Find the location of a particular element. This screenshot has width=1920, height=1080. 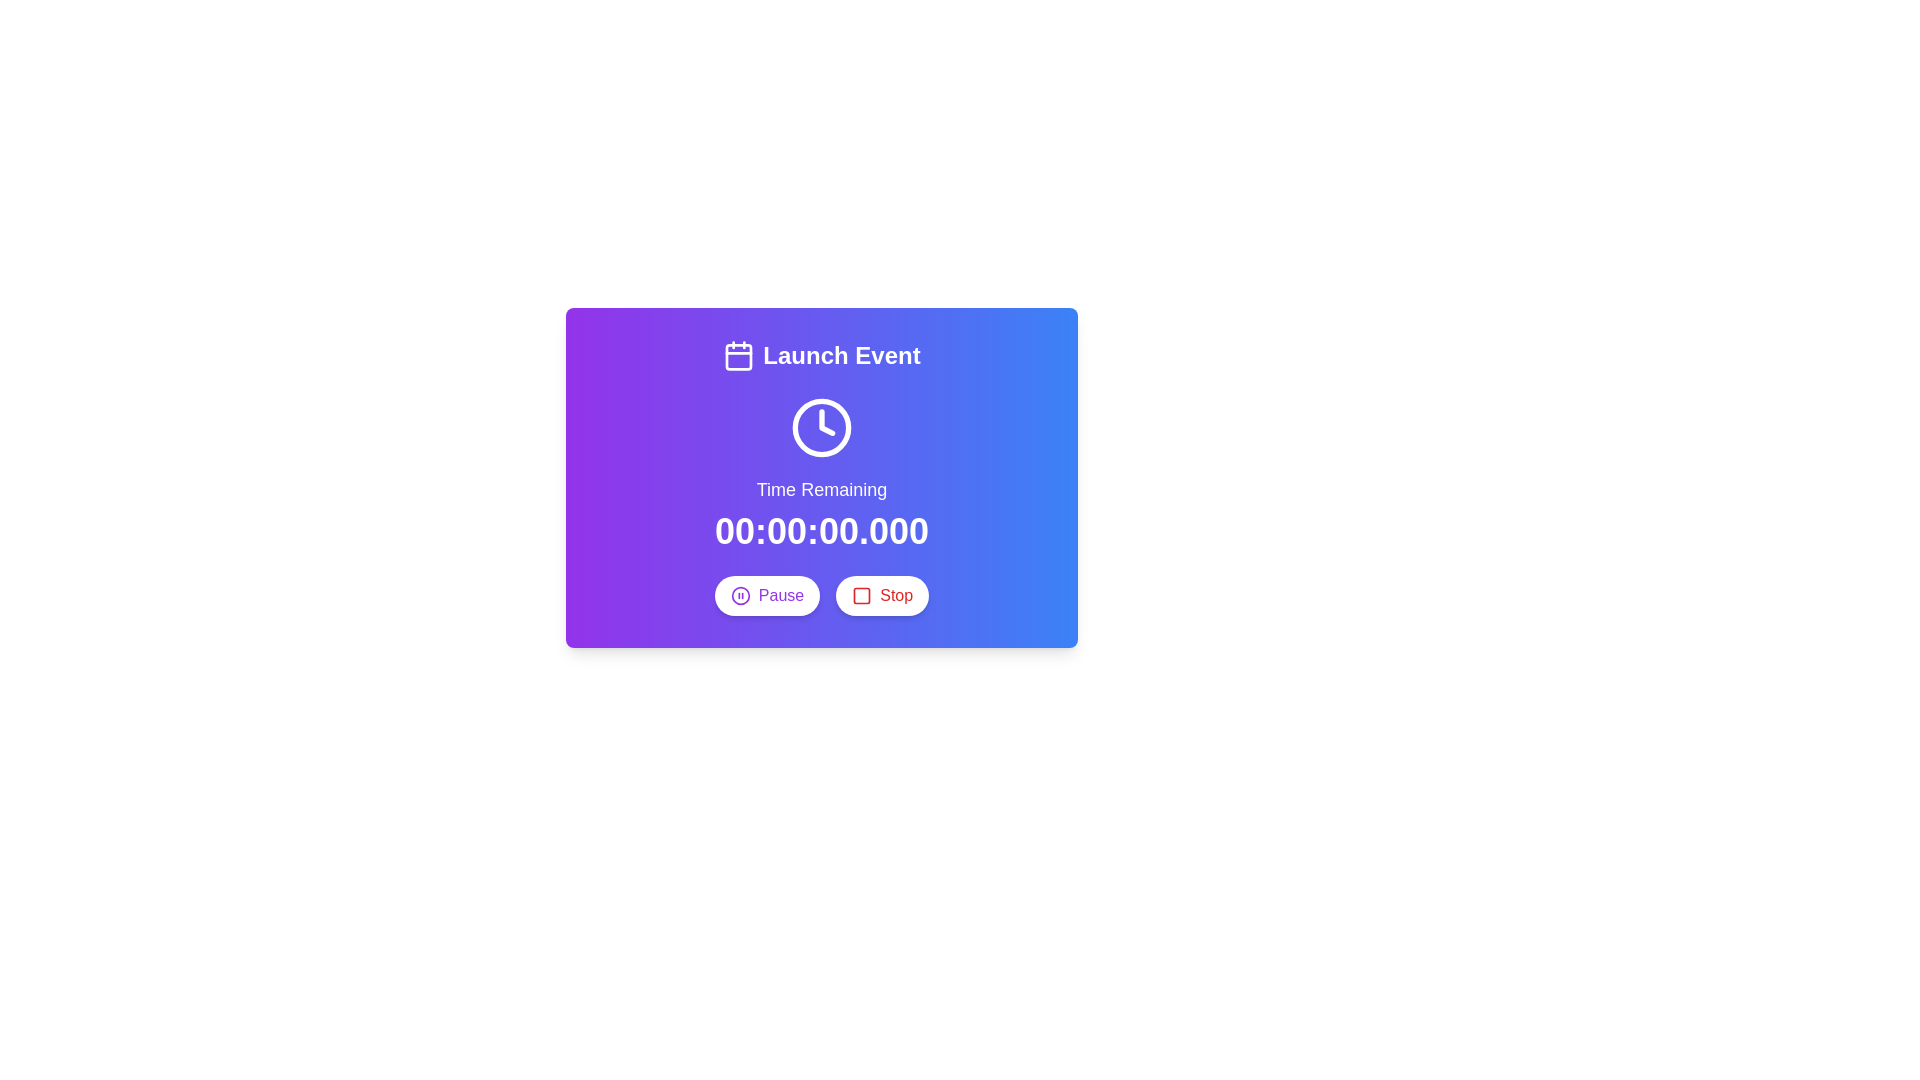

the 'Pause' button, which is a horizontally centered rounded rectangular button with a white background and purple text is located at coordinates (766, 595).